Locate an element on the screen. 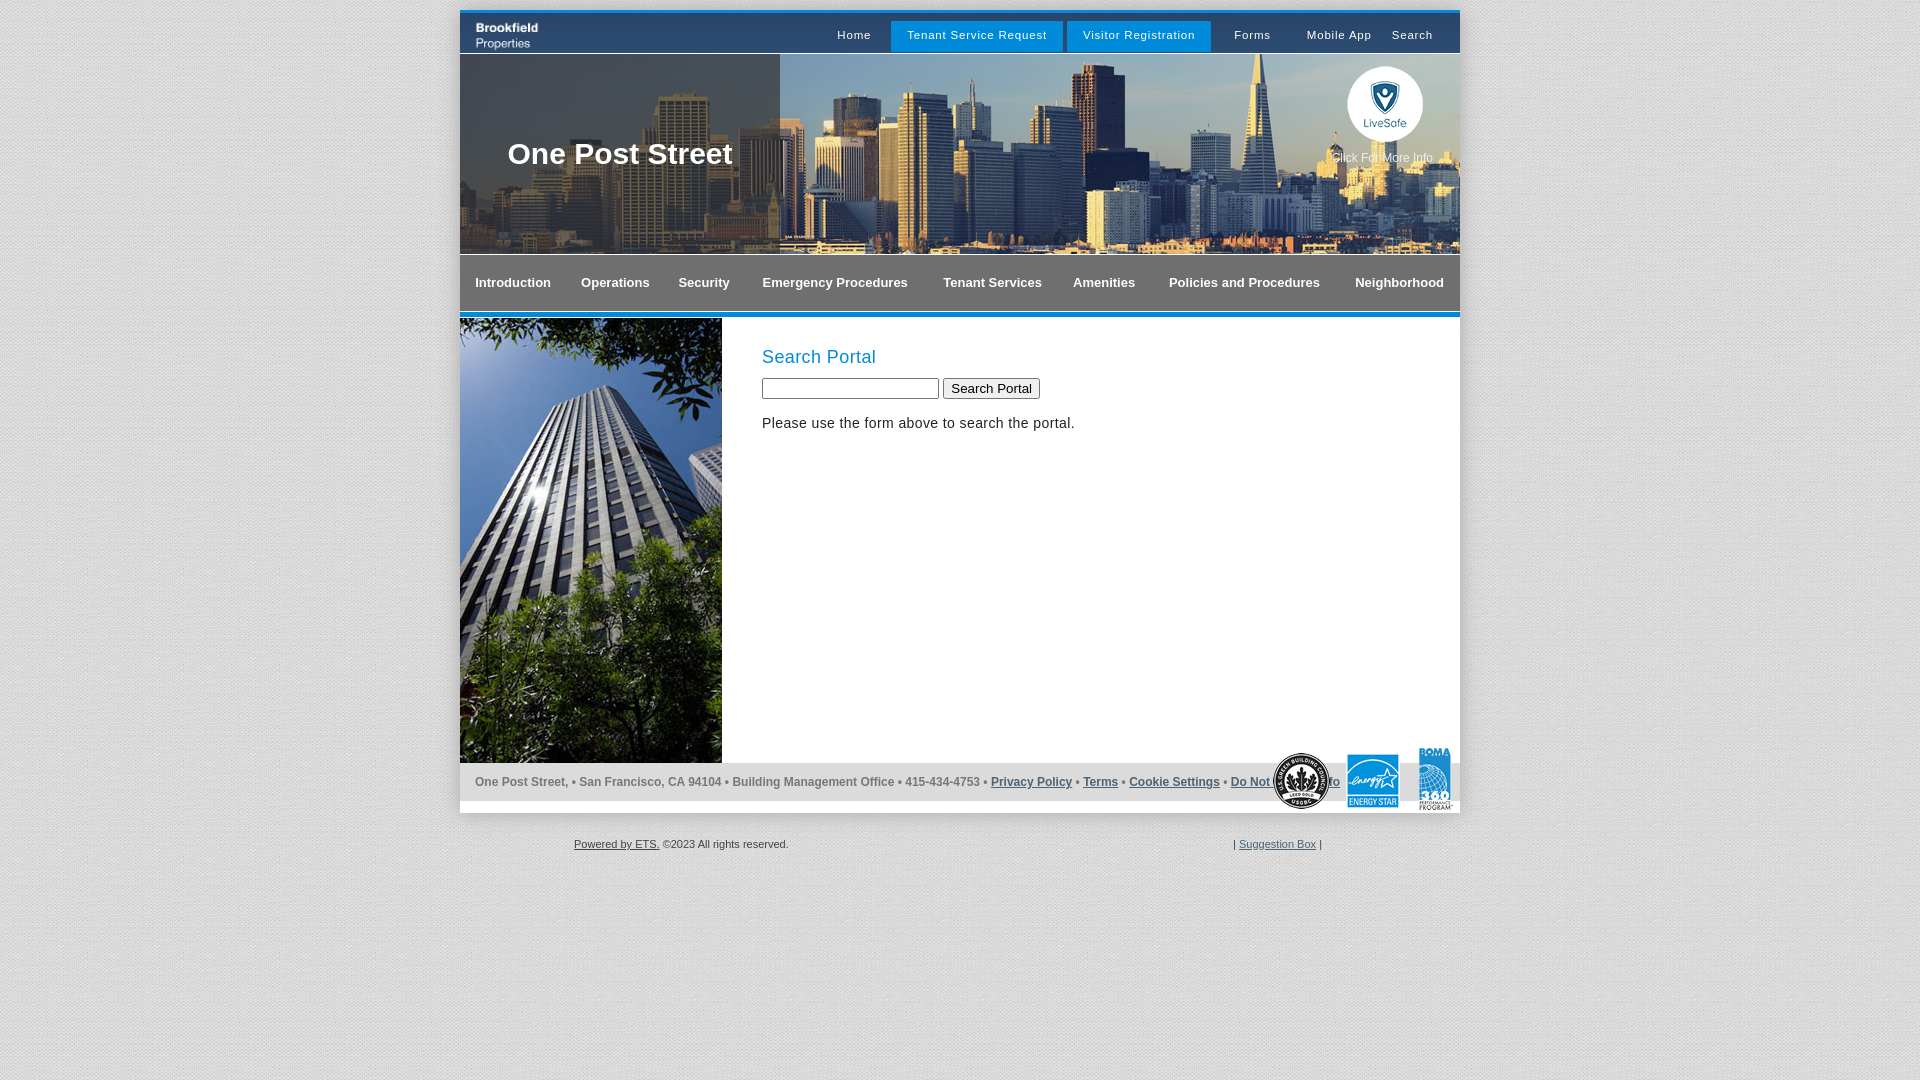  'Terms' is located at coordinates (1099, 781).